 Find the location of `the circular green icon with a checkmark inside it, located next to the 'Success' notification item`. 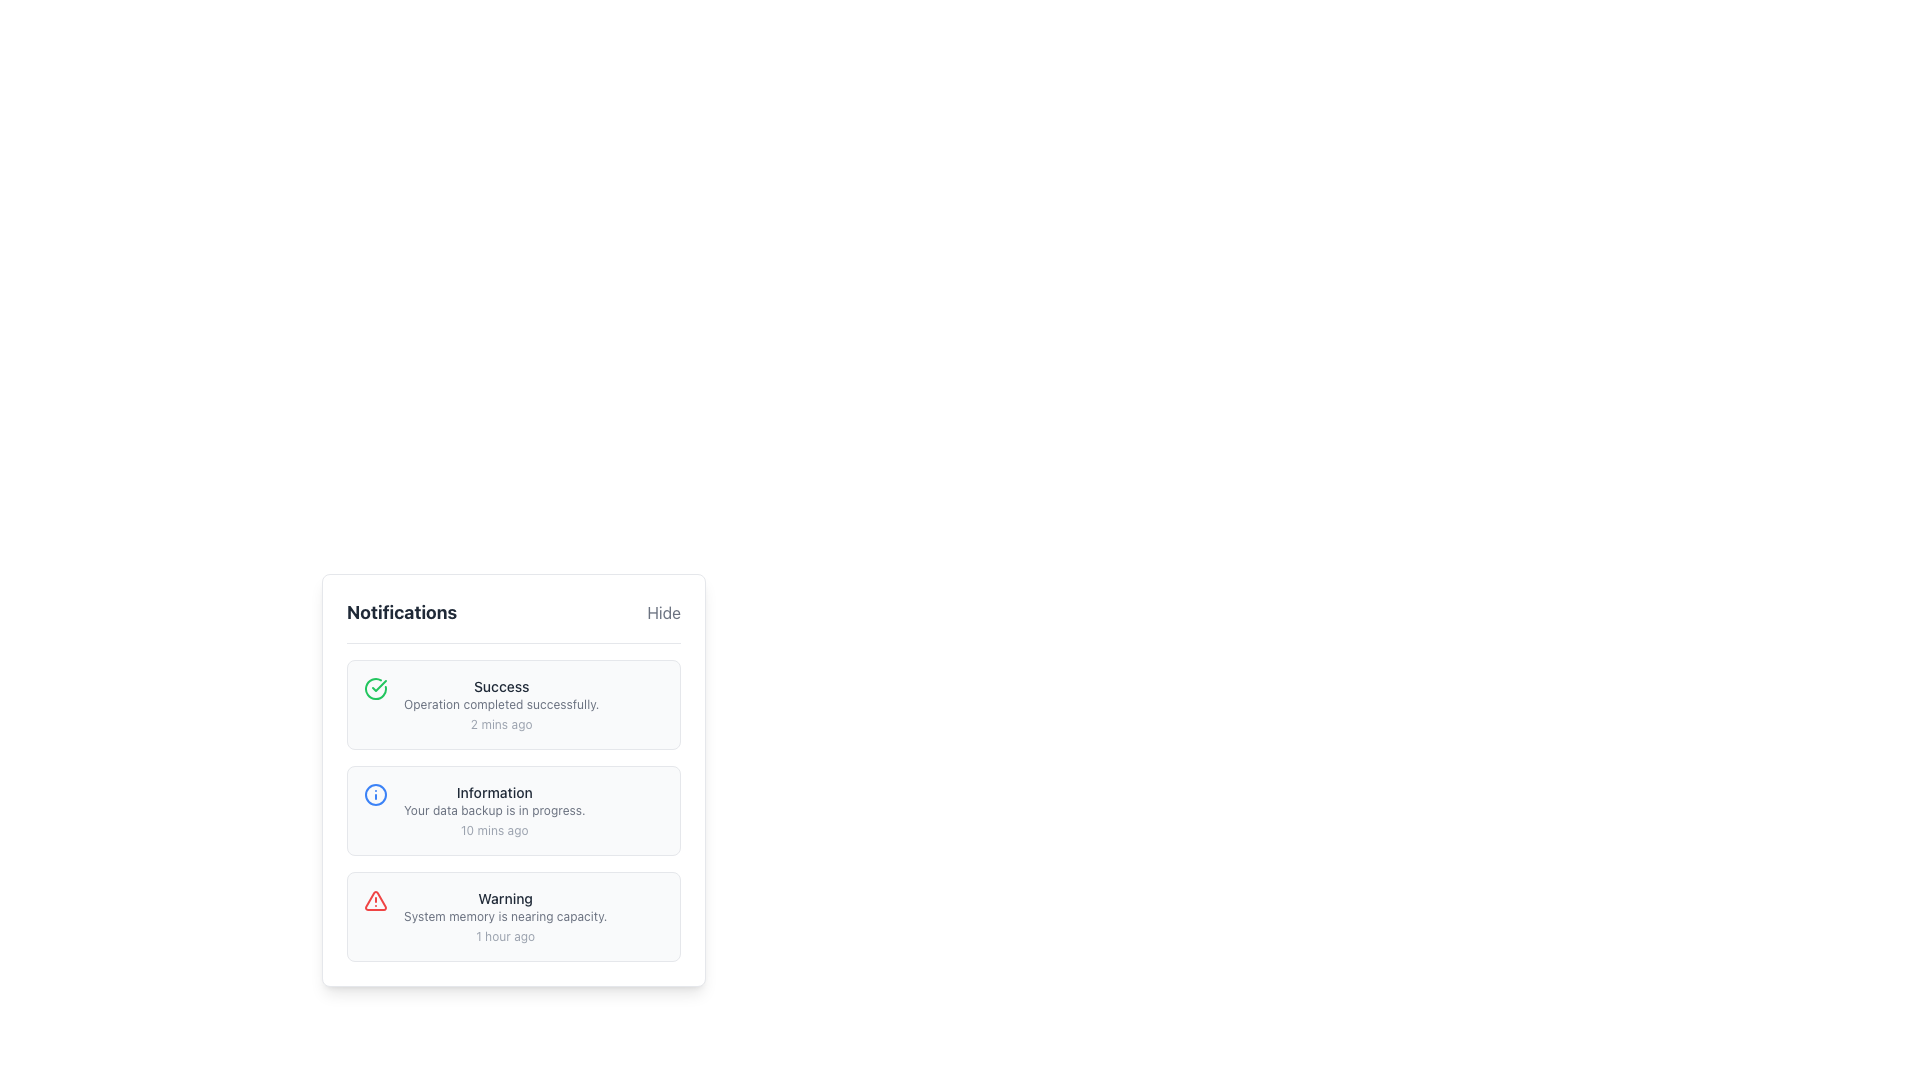

the circular green icon with a checkmark inside it, located next to the 'Success' notification item is located at coordinates (375, 688).